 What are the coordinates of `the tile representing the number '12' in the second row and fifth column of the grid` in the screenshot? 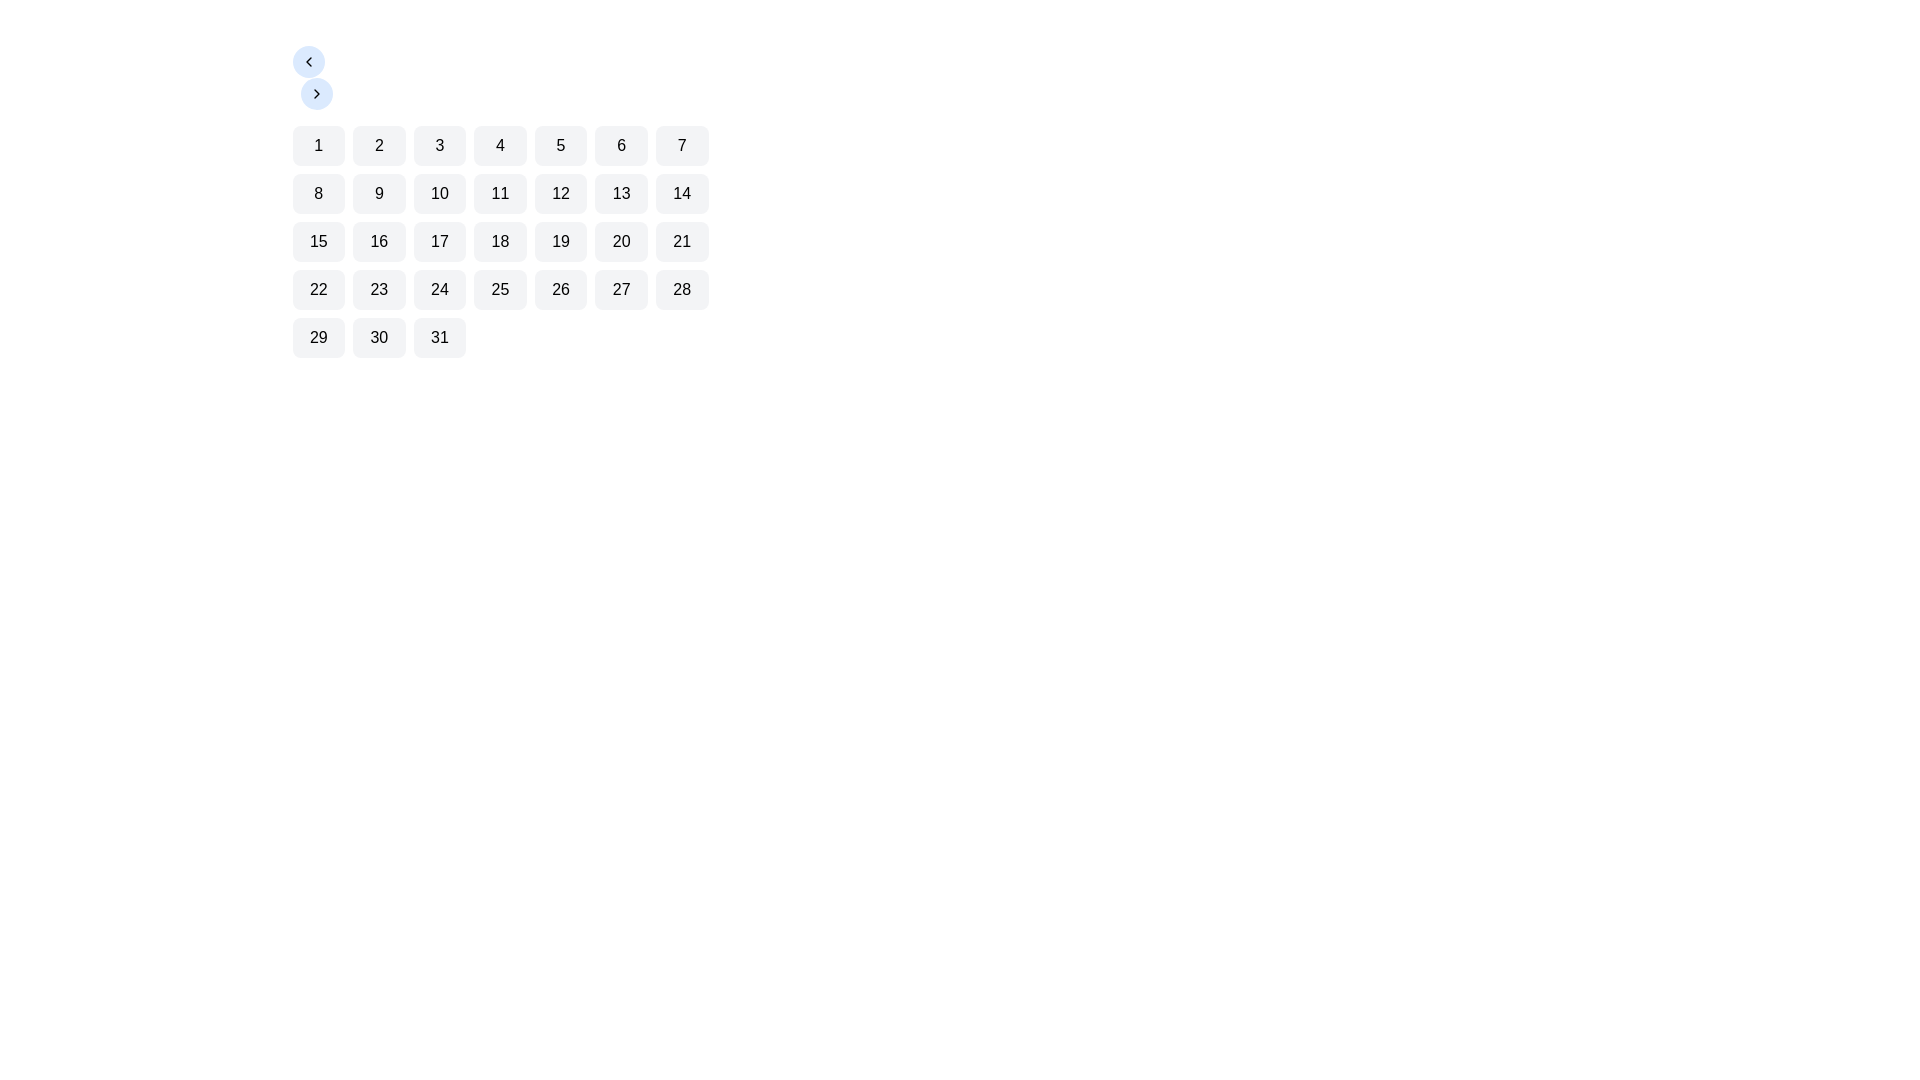 It's located at (560, 193).